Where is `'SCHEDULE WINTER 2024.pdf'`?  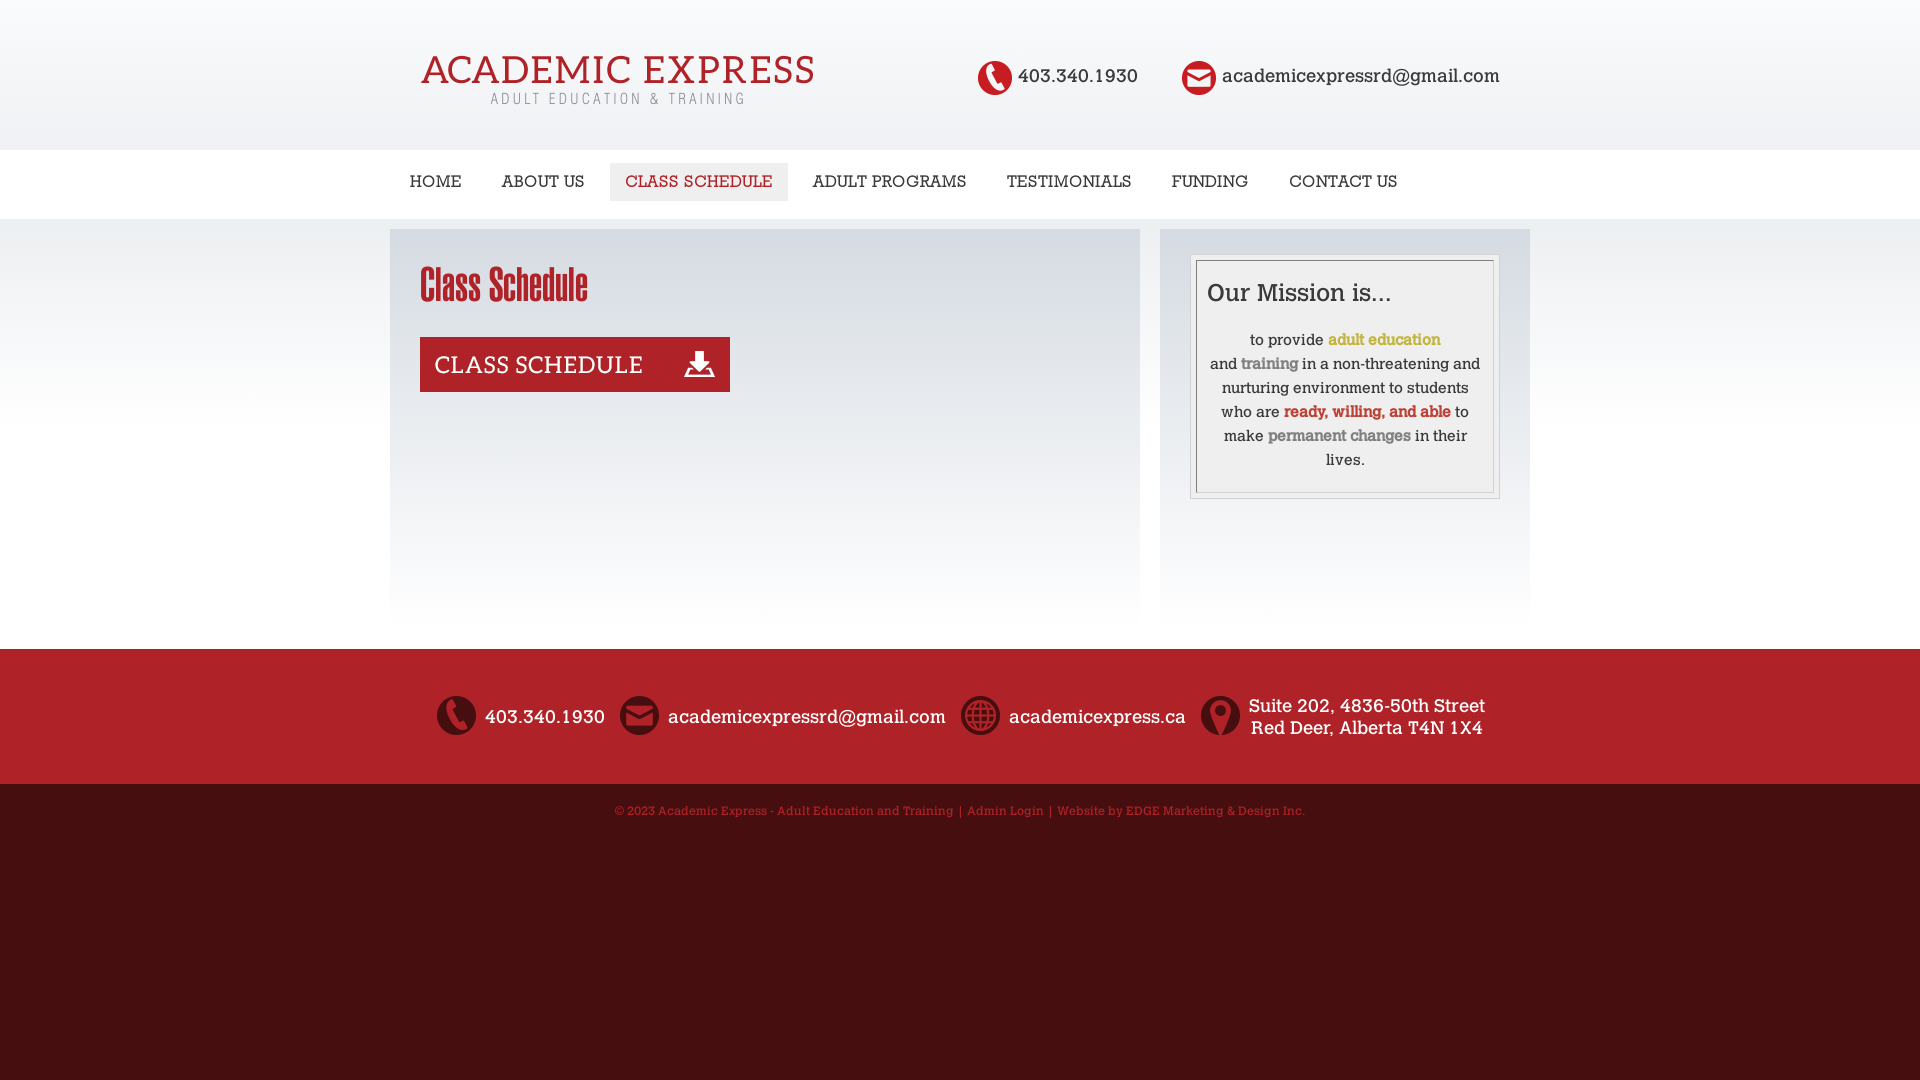 'SCHEDULE WINTER 2024.pdf' is located at coordinates (574, 386).